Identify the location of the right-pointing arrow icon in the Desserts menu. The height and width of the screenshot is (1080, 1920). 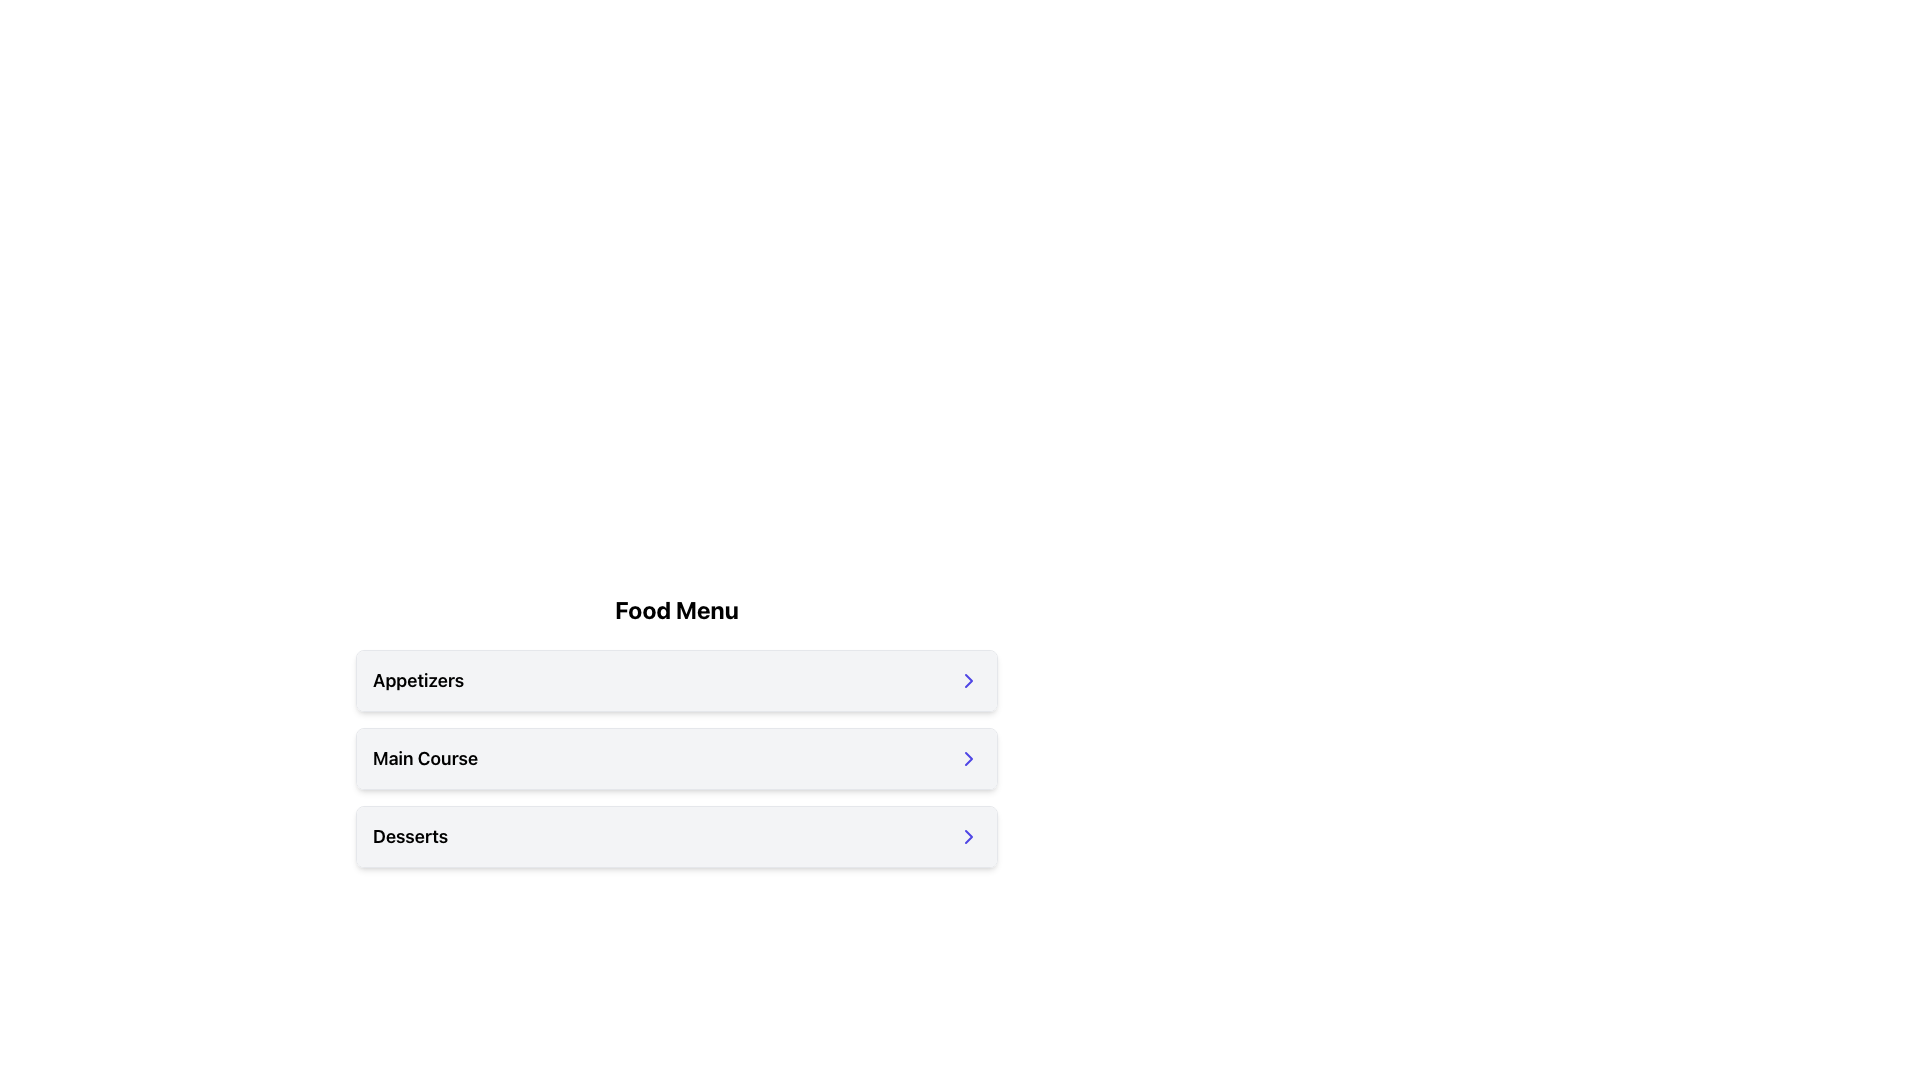
(969, 837).